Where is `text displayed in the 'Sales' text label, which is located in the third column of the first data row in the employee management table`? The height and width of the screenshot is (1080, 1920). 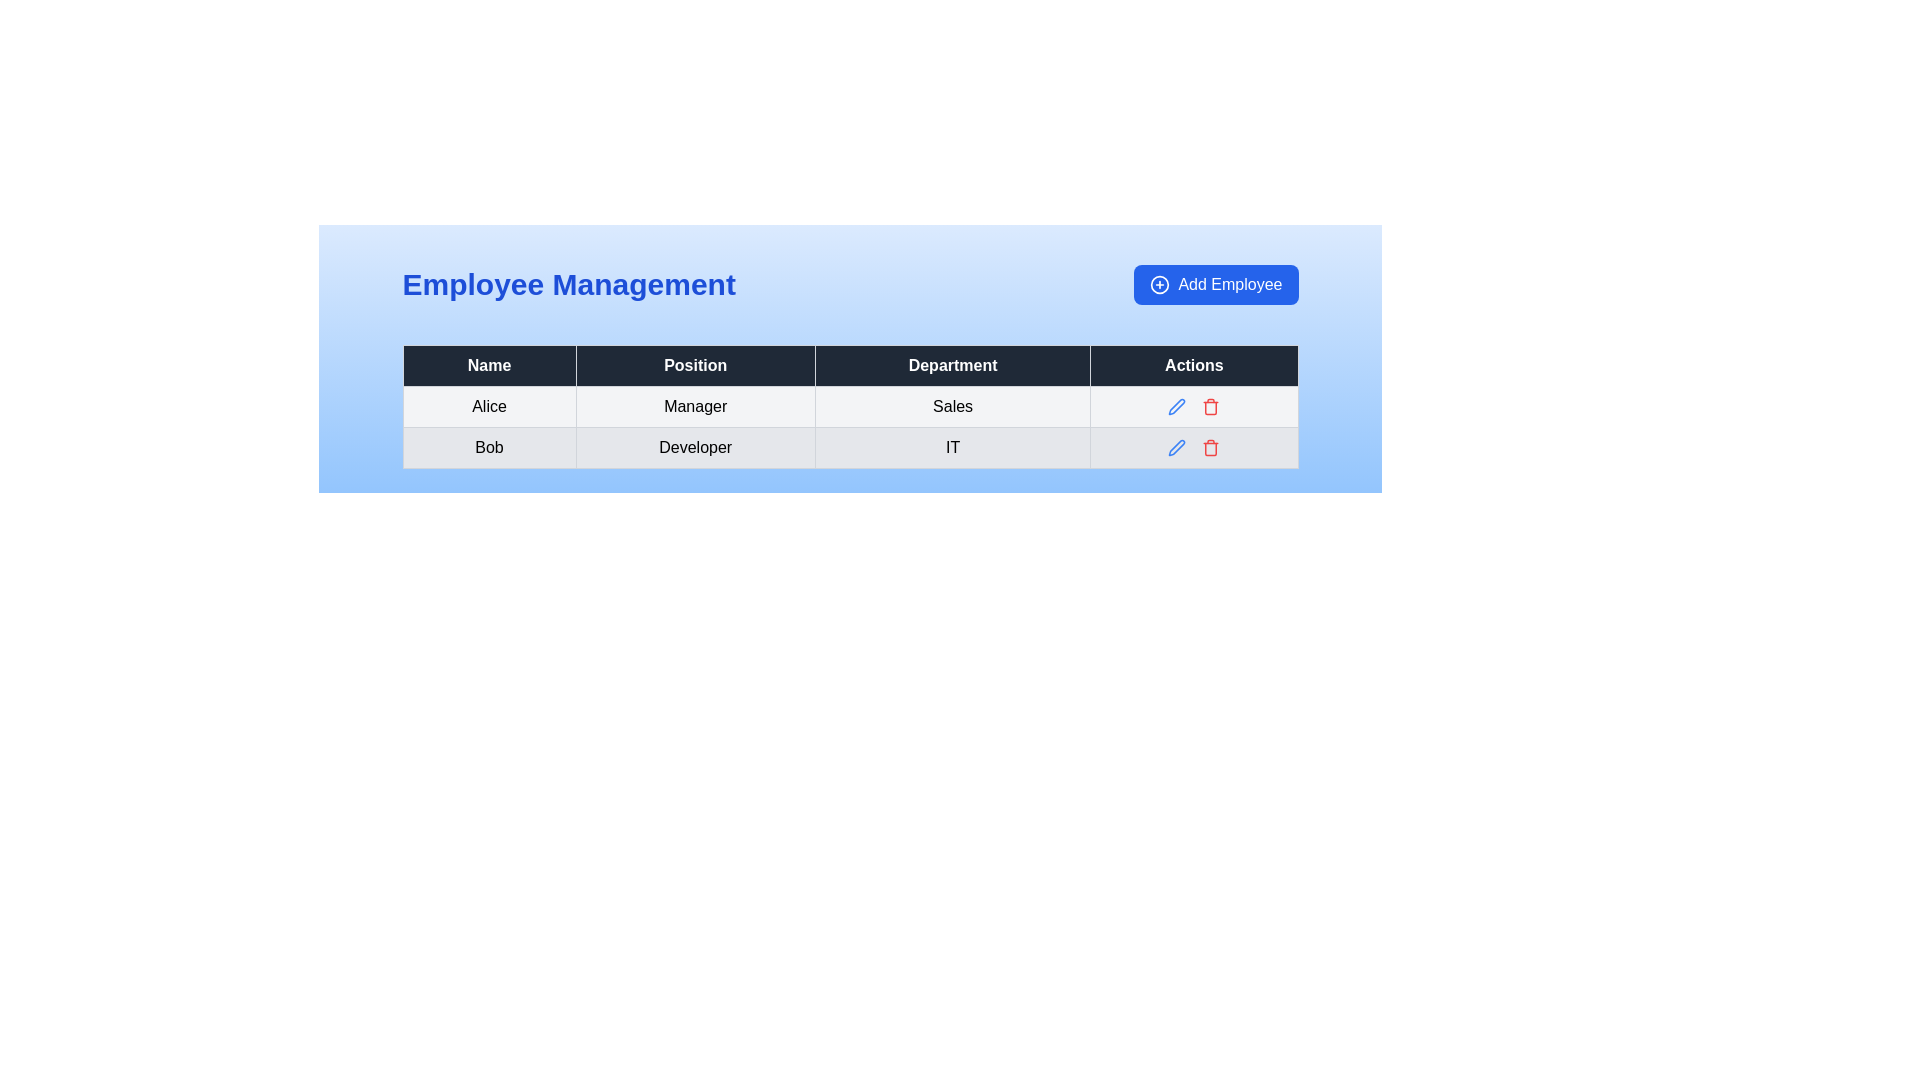
text displayed in the 'Sales' text label, which is located in the third column of the first data row in the employee management table is located at coordinates (952, 406).